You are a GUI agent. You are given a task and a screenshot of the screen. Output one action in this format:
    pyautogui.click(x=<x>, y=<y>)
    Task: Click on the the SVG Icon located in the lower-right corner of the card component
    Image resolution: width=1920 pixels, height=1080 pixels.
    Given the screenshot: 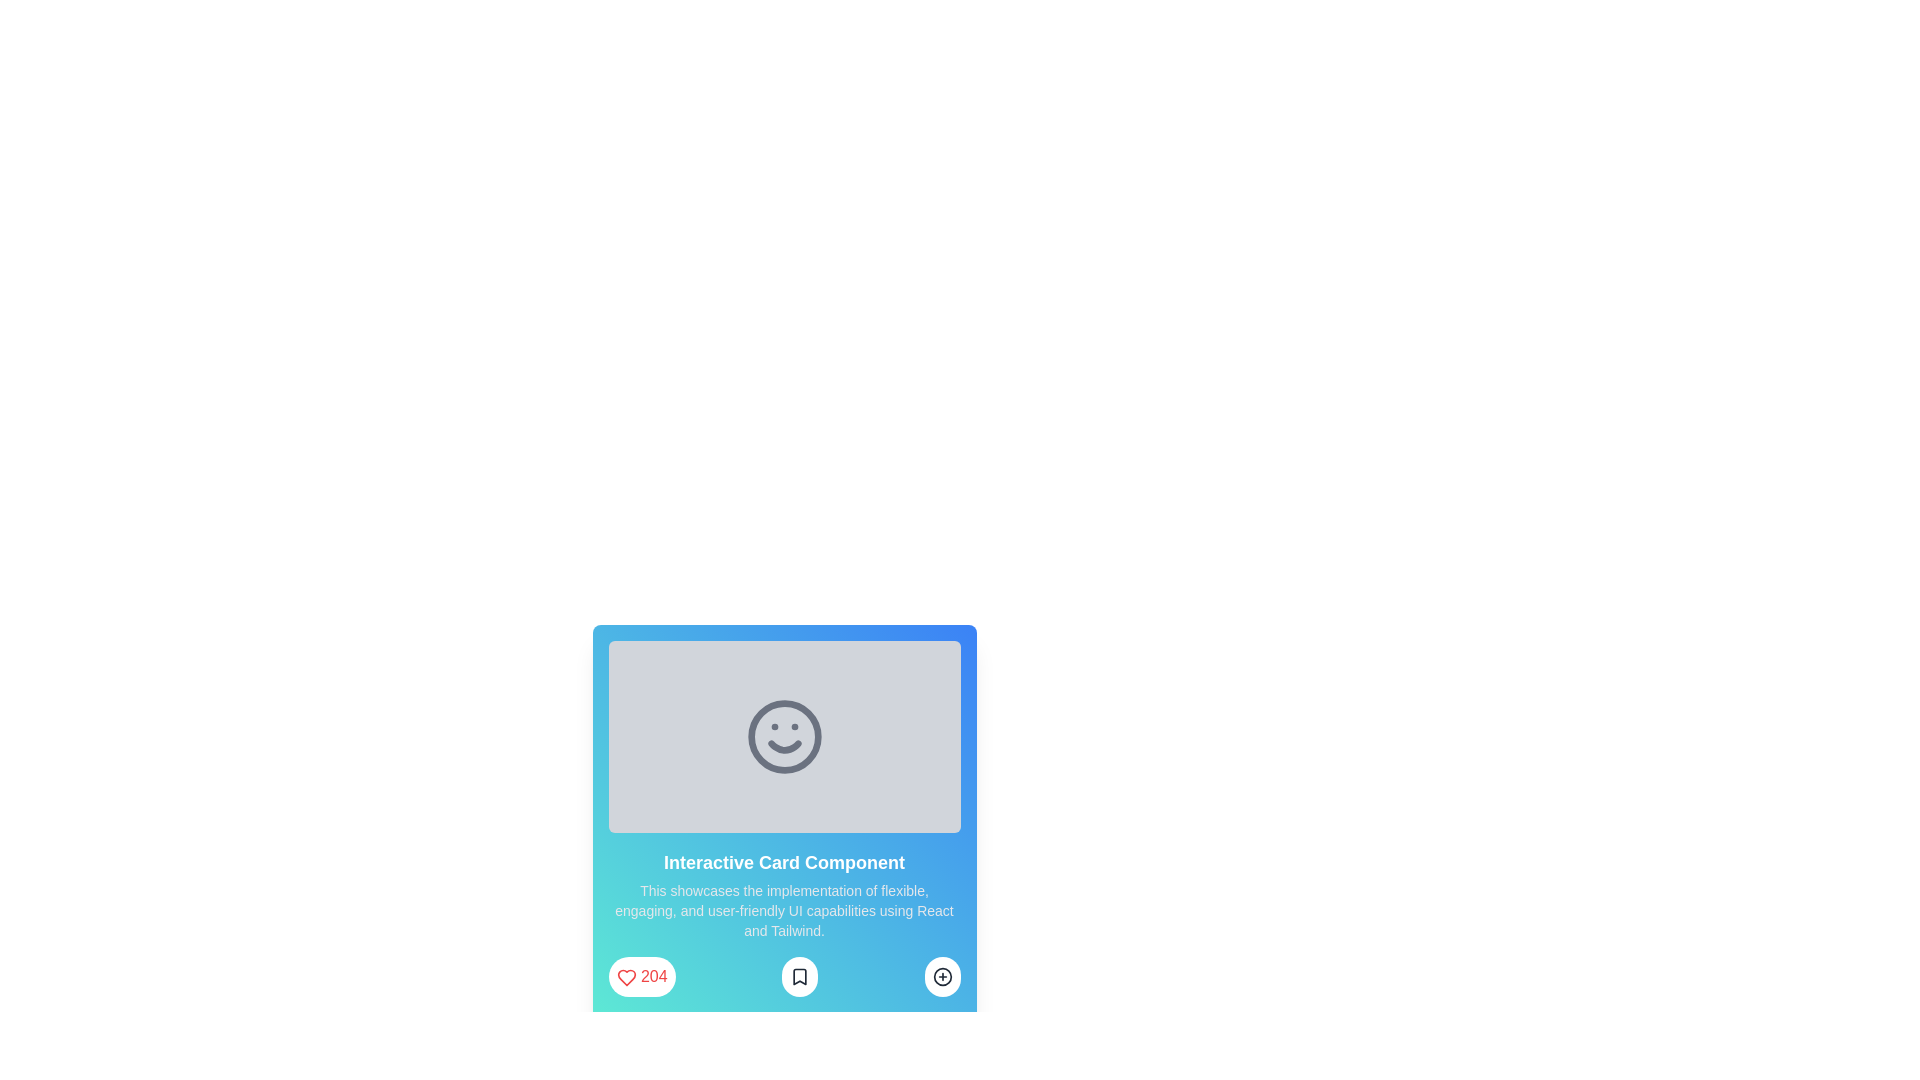 What is the action you would take?
    pyautogui.click(x=941, y=975)
    